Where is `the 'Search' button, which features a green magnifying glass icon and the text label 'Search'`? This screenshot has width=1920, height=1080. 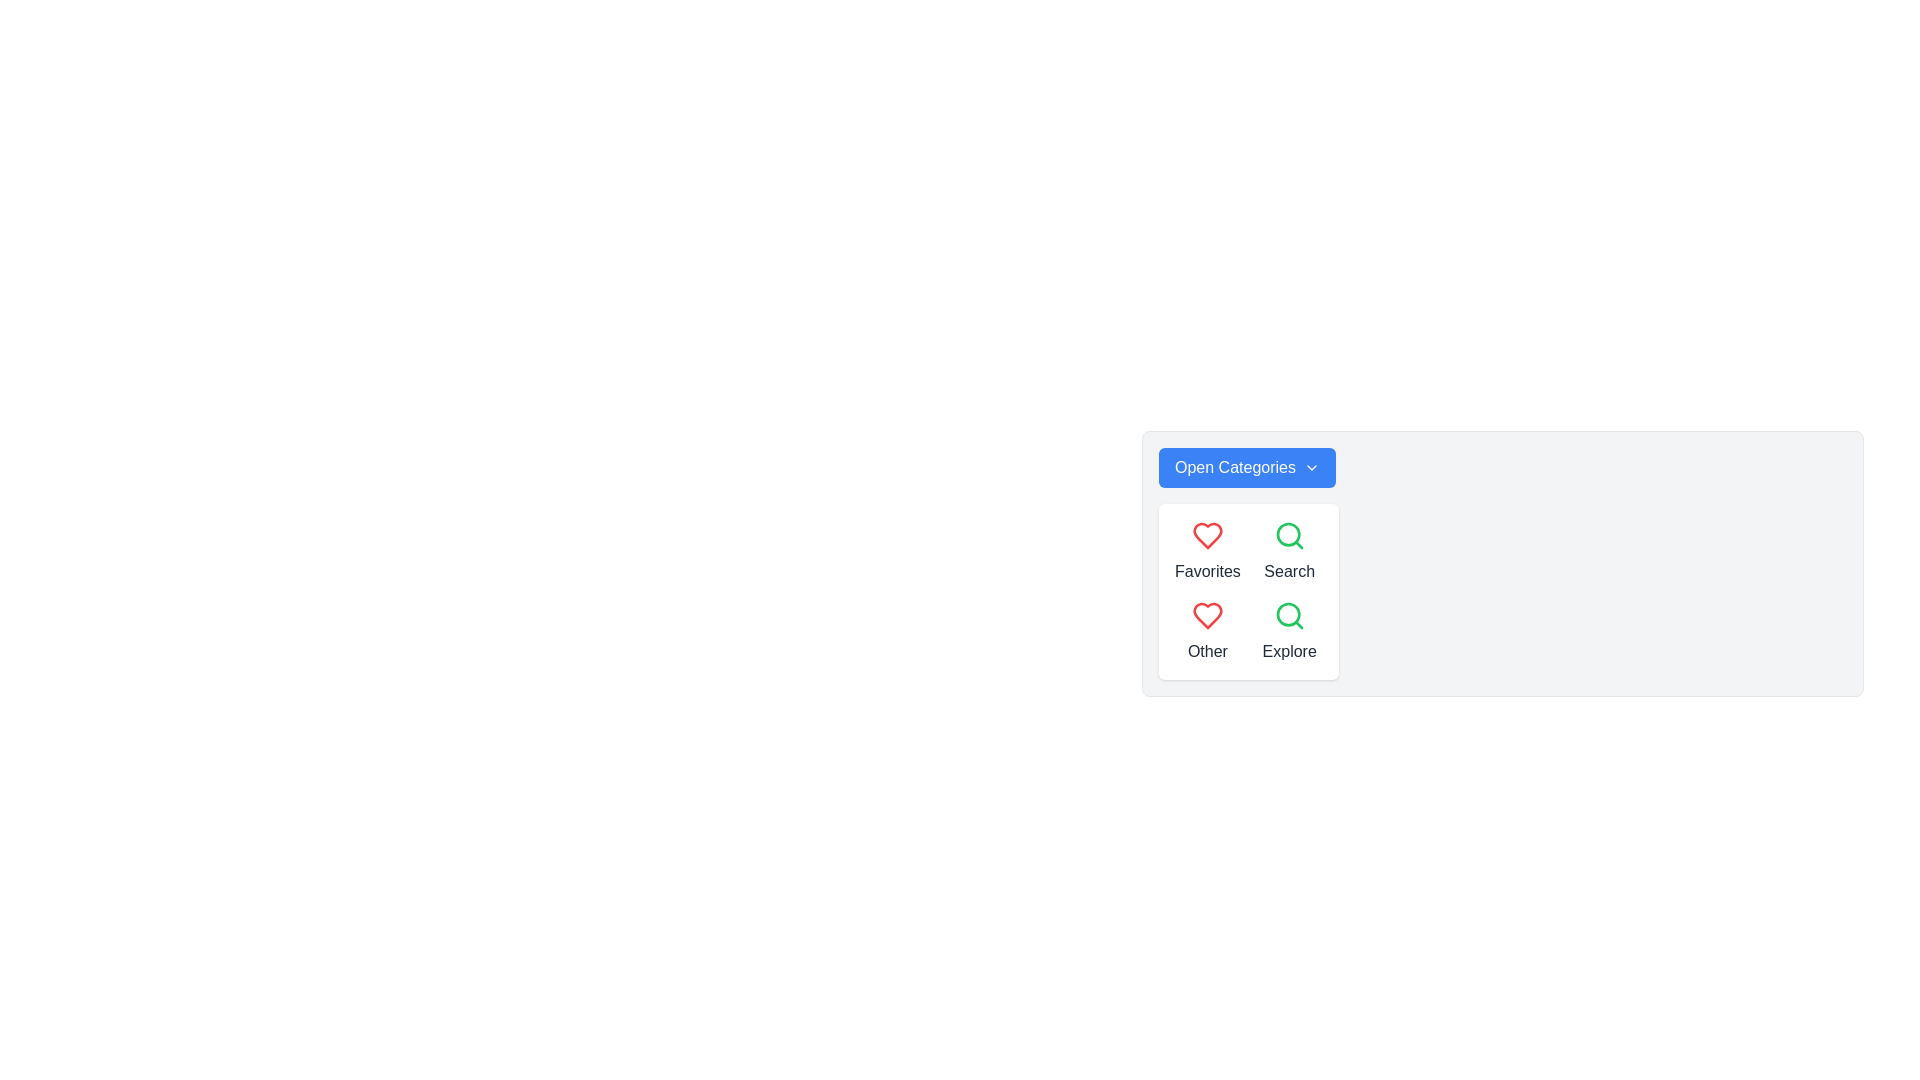
the 'Search' button, which features a green magnifying glass icon and the text label 'Search' is located at coordinates (1289, 551).